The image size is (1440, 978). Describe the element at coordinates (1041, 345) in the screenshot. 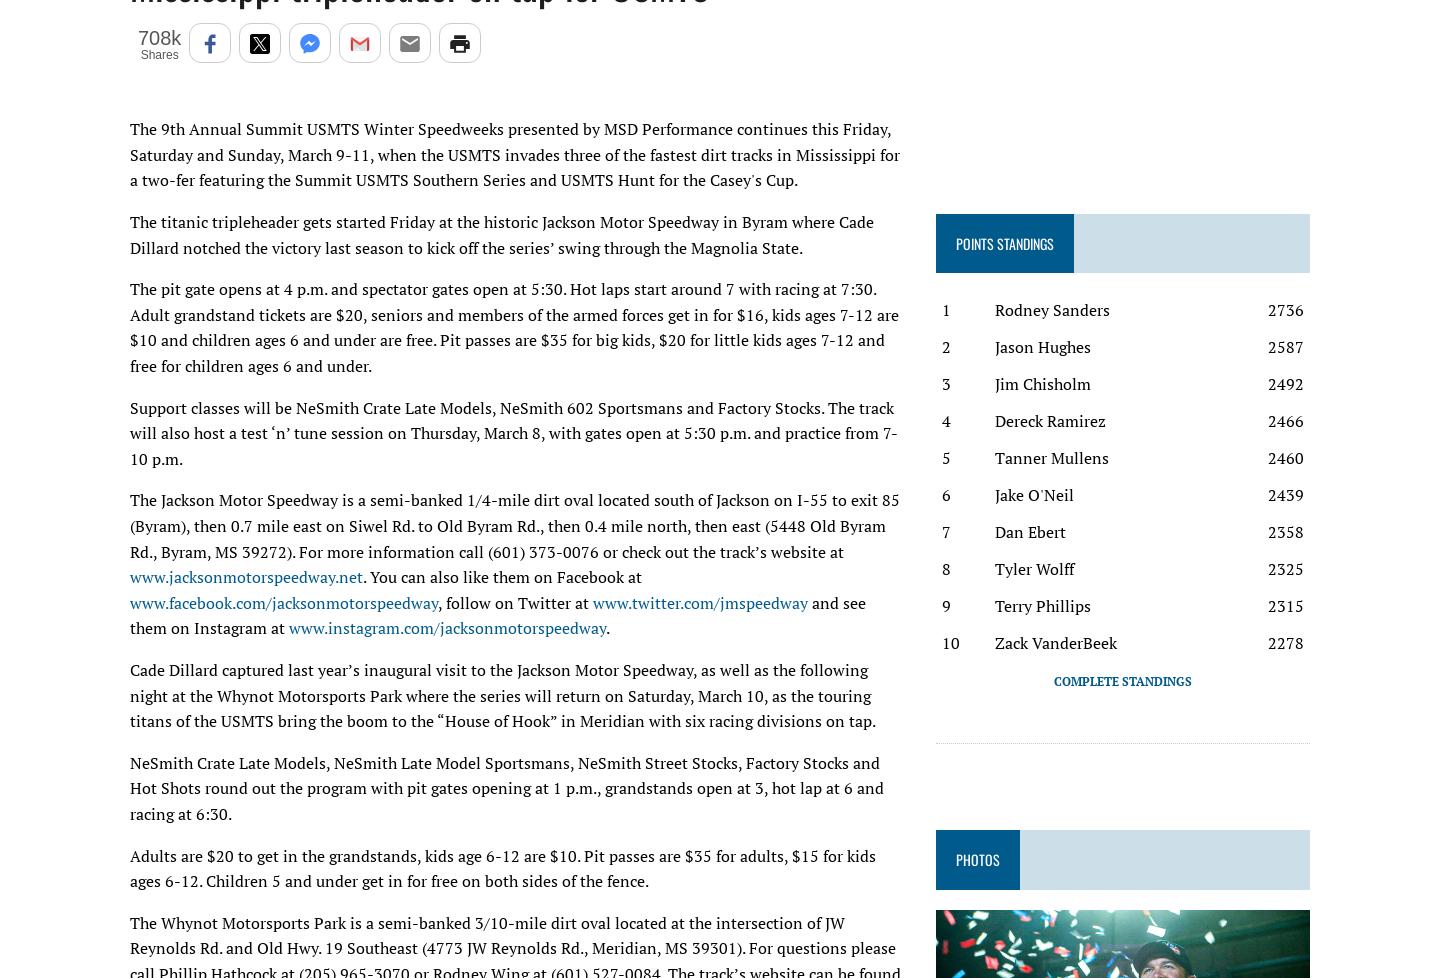

I see `'Jason Hughes'` at that location.